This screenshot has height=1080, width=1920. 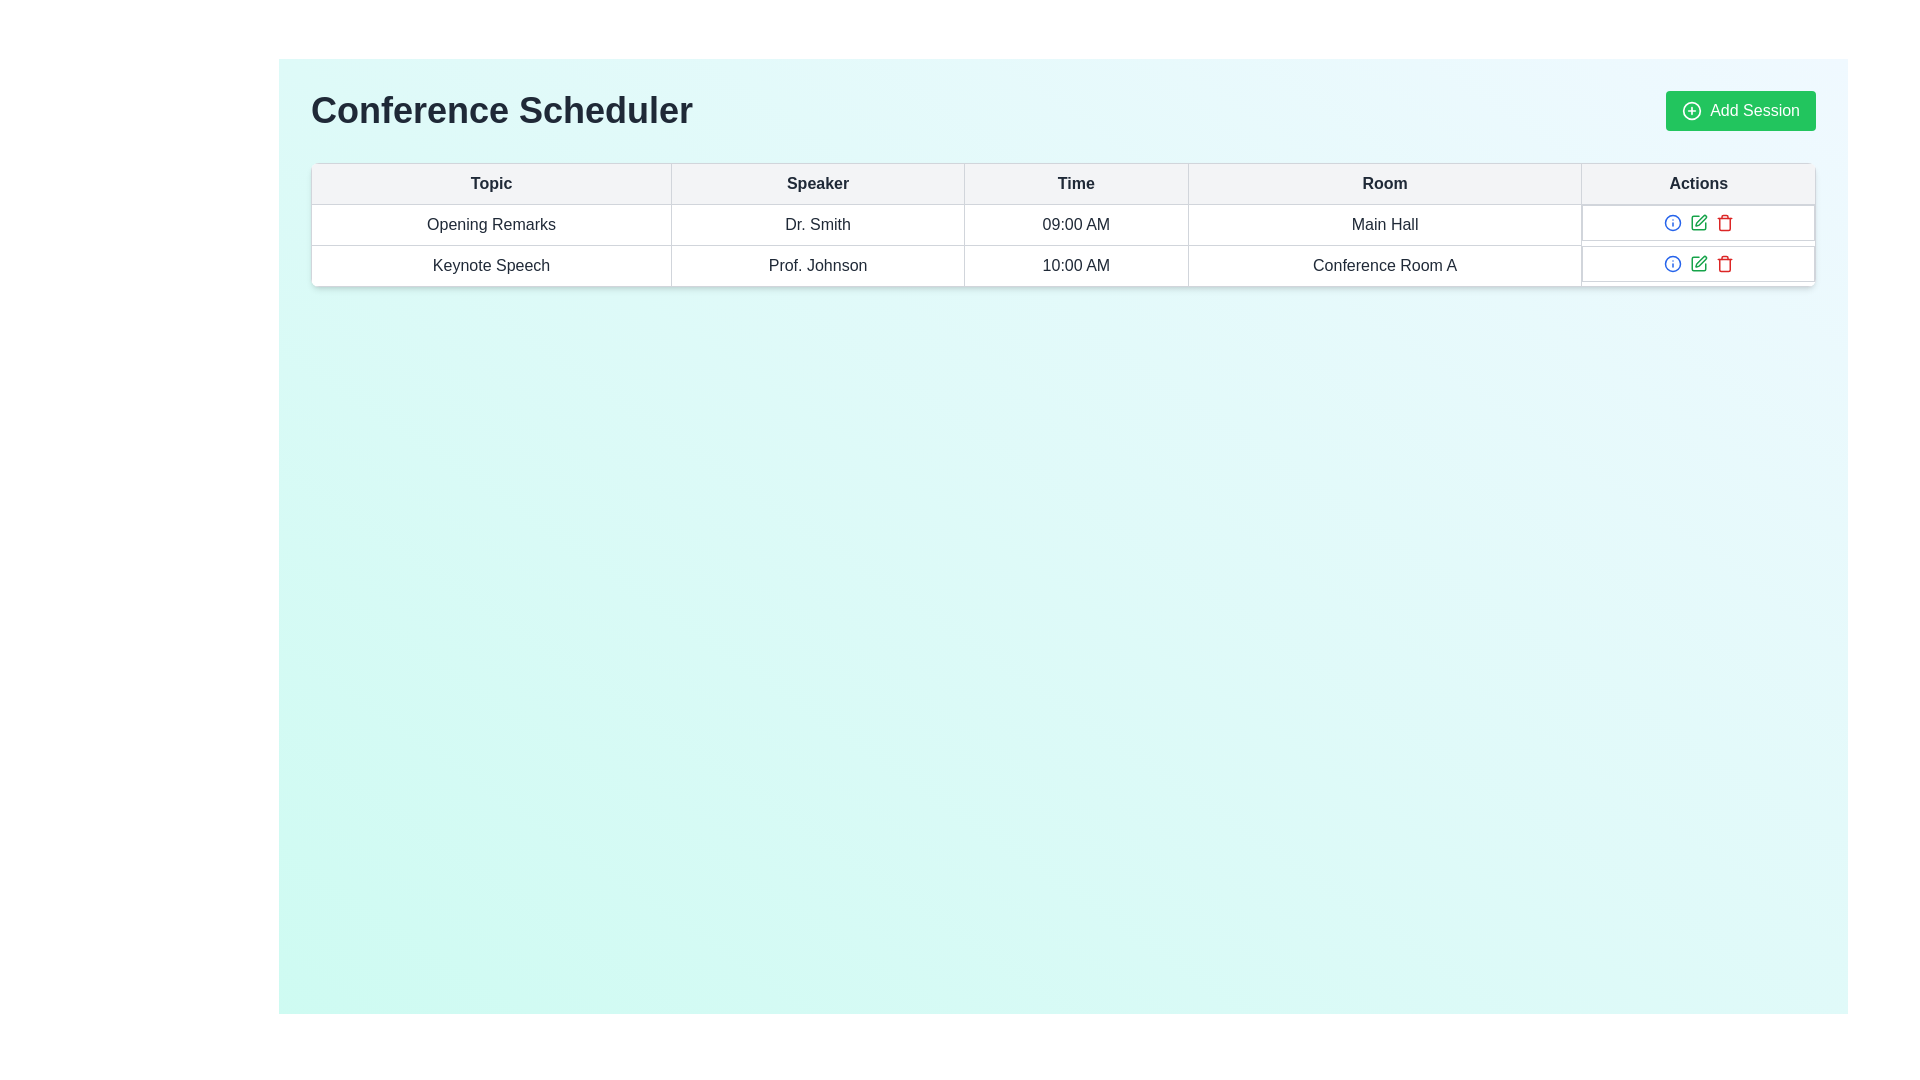 I want to click on the middle icon button for editing in the 'Actions' column of the 'Keynote Speech' entry located in 'Conference Room A', so click(x=1697, y=262).